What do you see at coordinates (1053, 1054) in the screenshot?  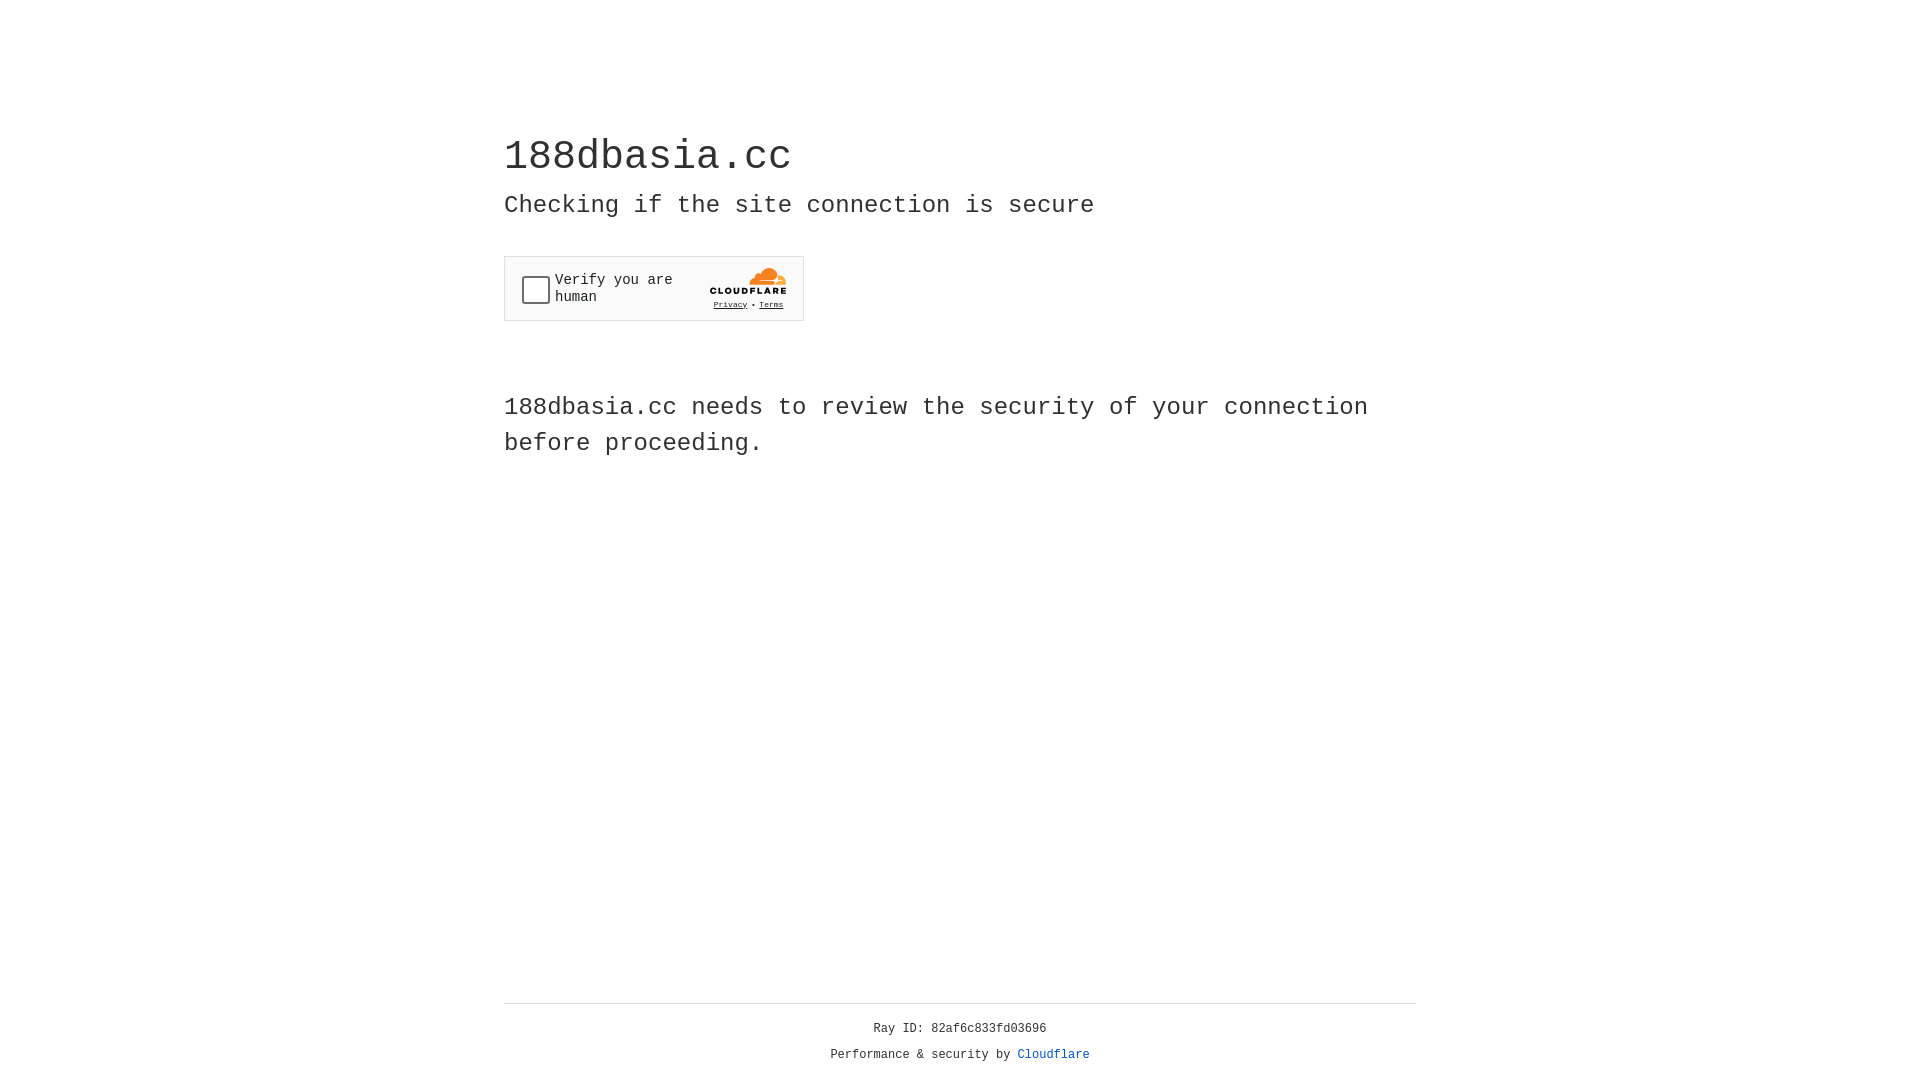 I see `'Cloudflare'` at bounding box center [1053, 1054].